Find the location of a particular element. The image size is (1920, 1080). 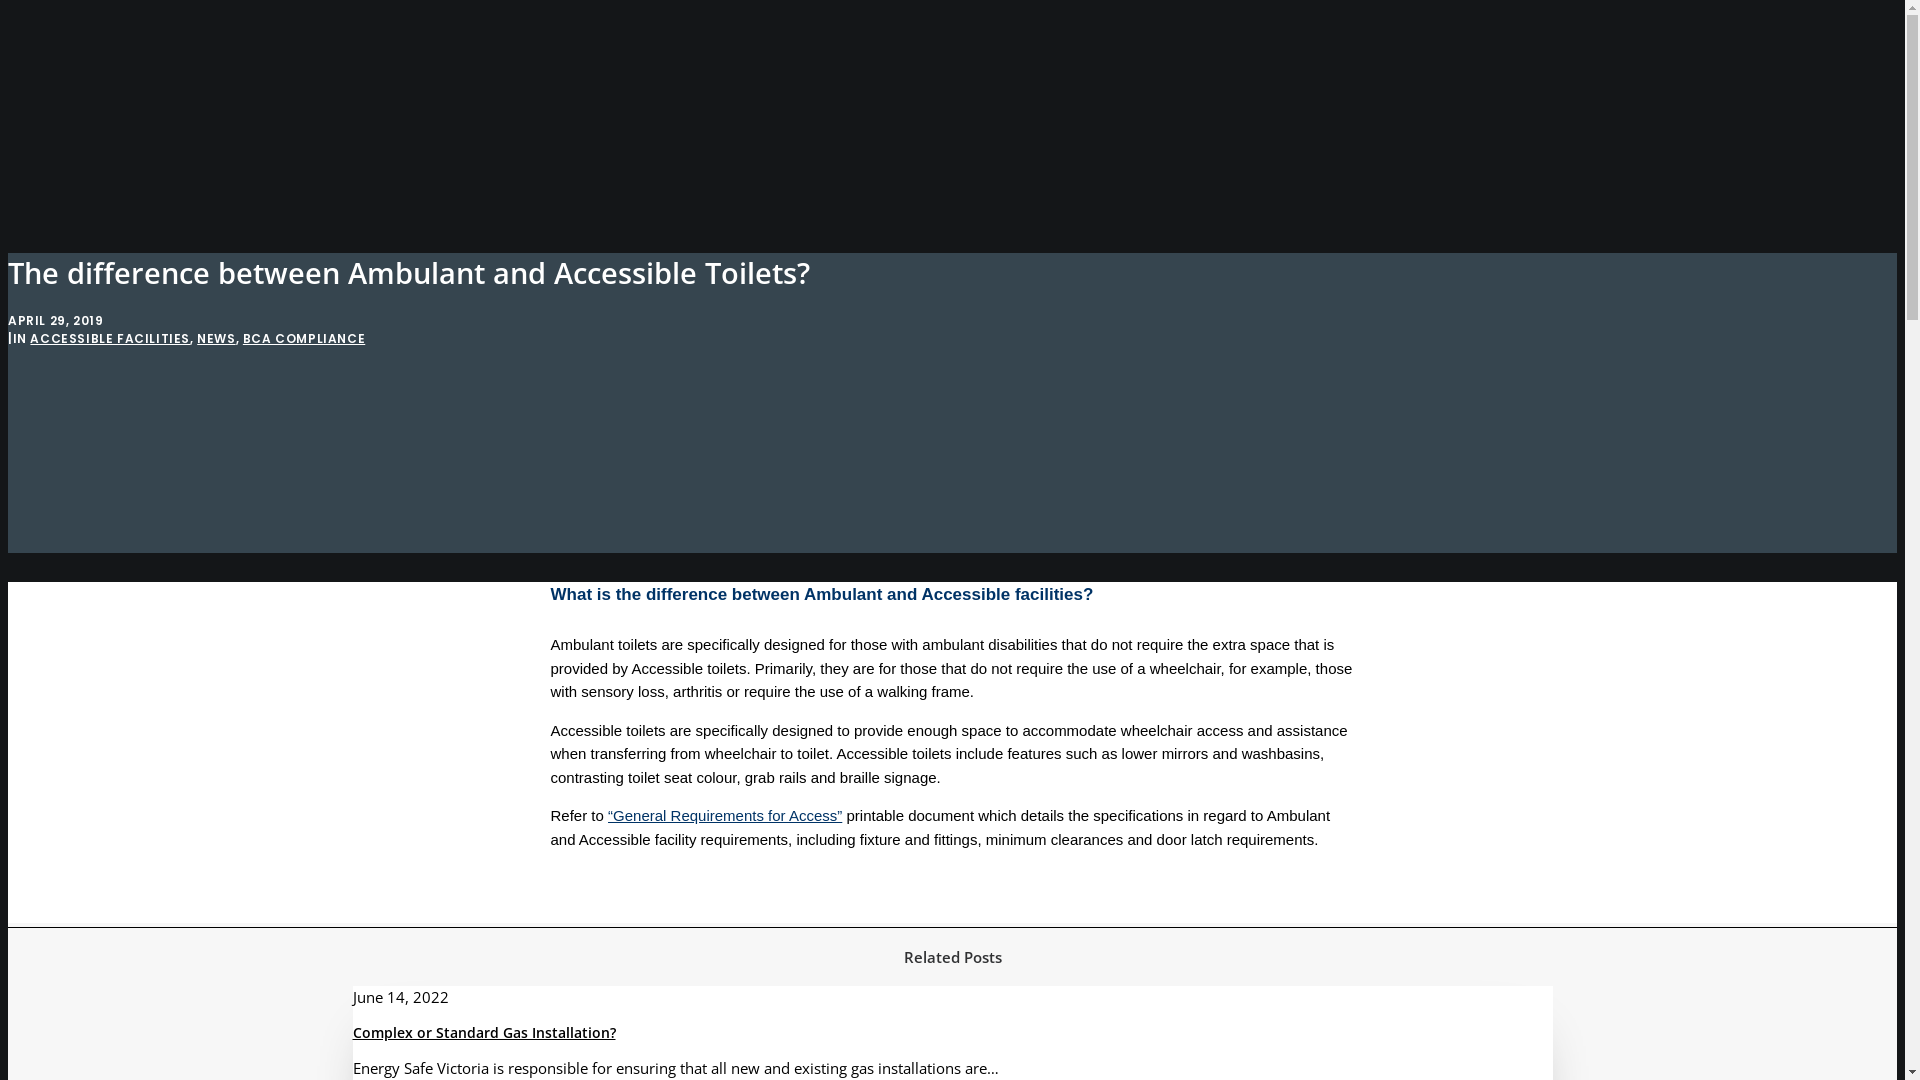

'BCA COMPLIANCE' is located at coordinates (242, 337).